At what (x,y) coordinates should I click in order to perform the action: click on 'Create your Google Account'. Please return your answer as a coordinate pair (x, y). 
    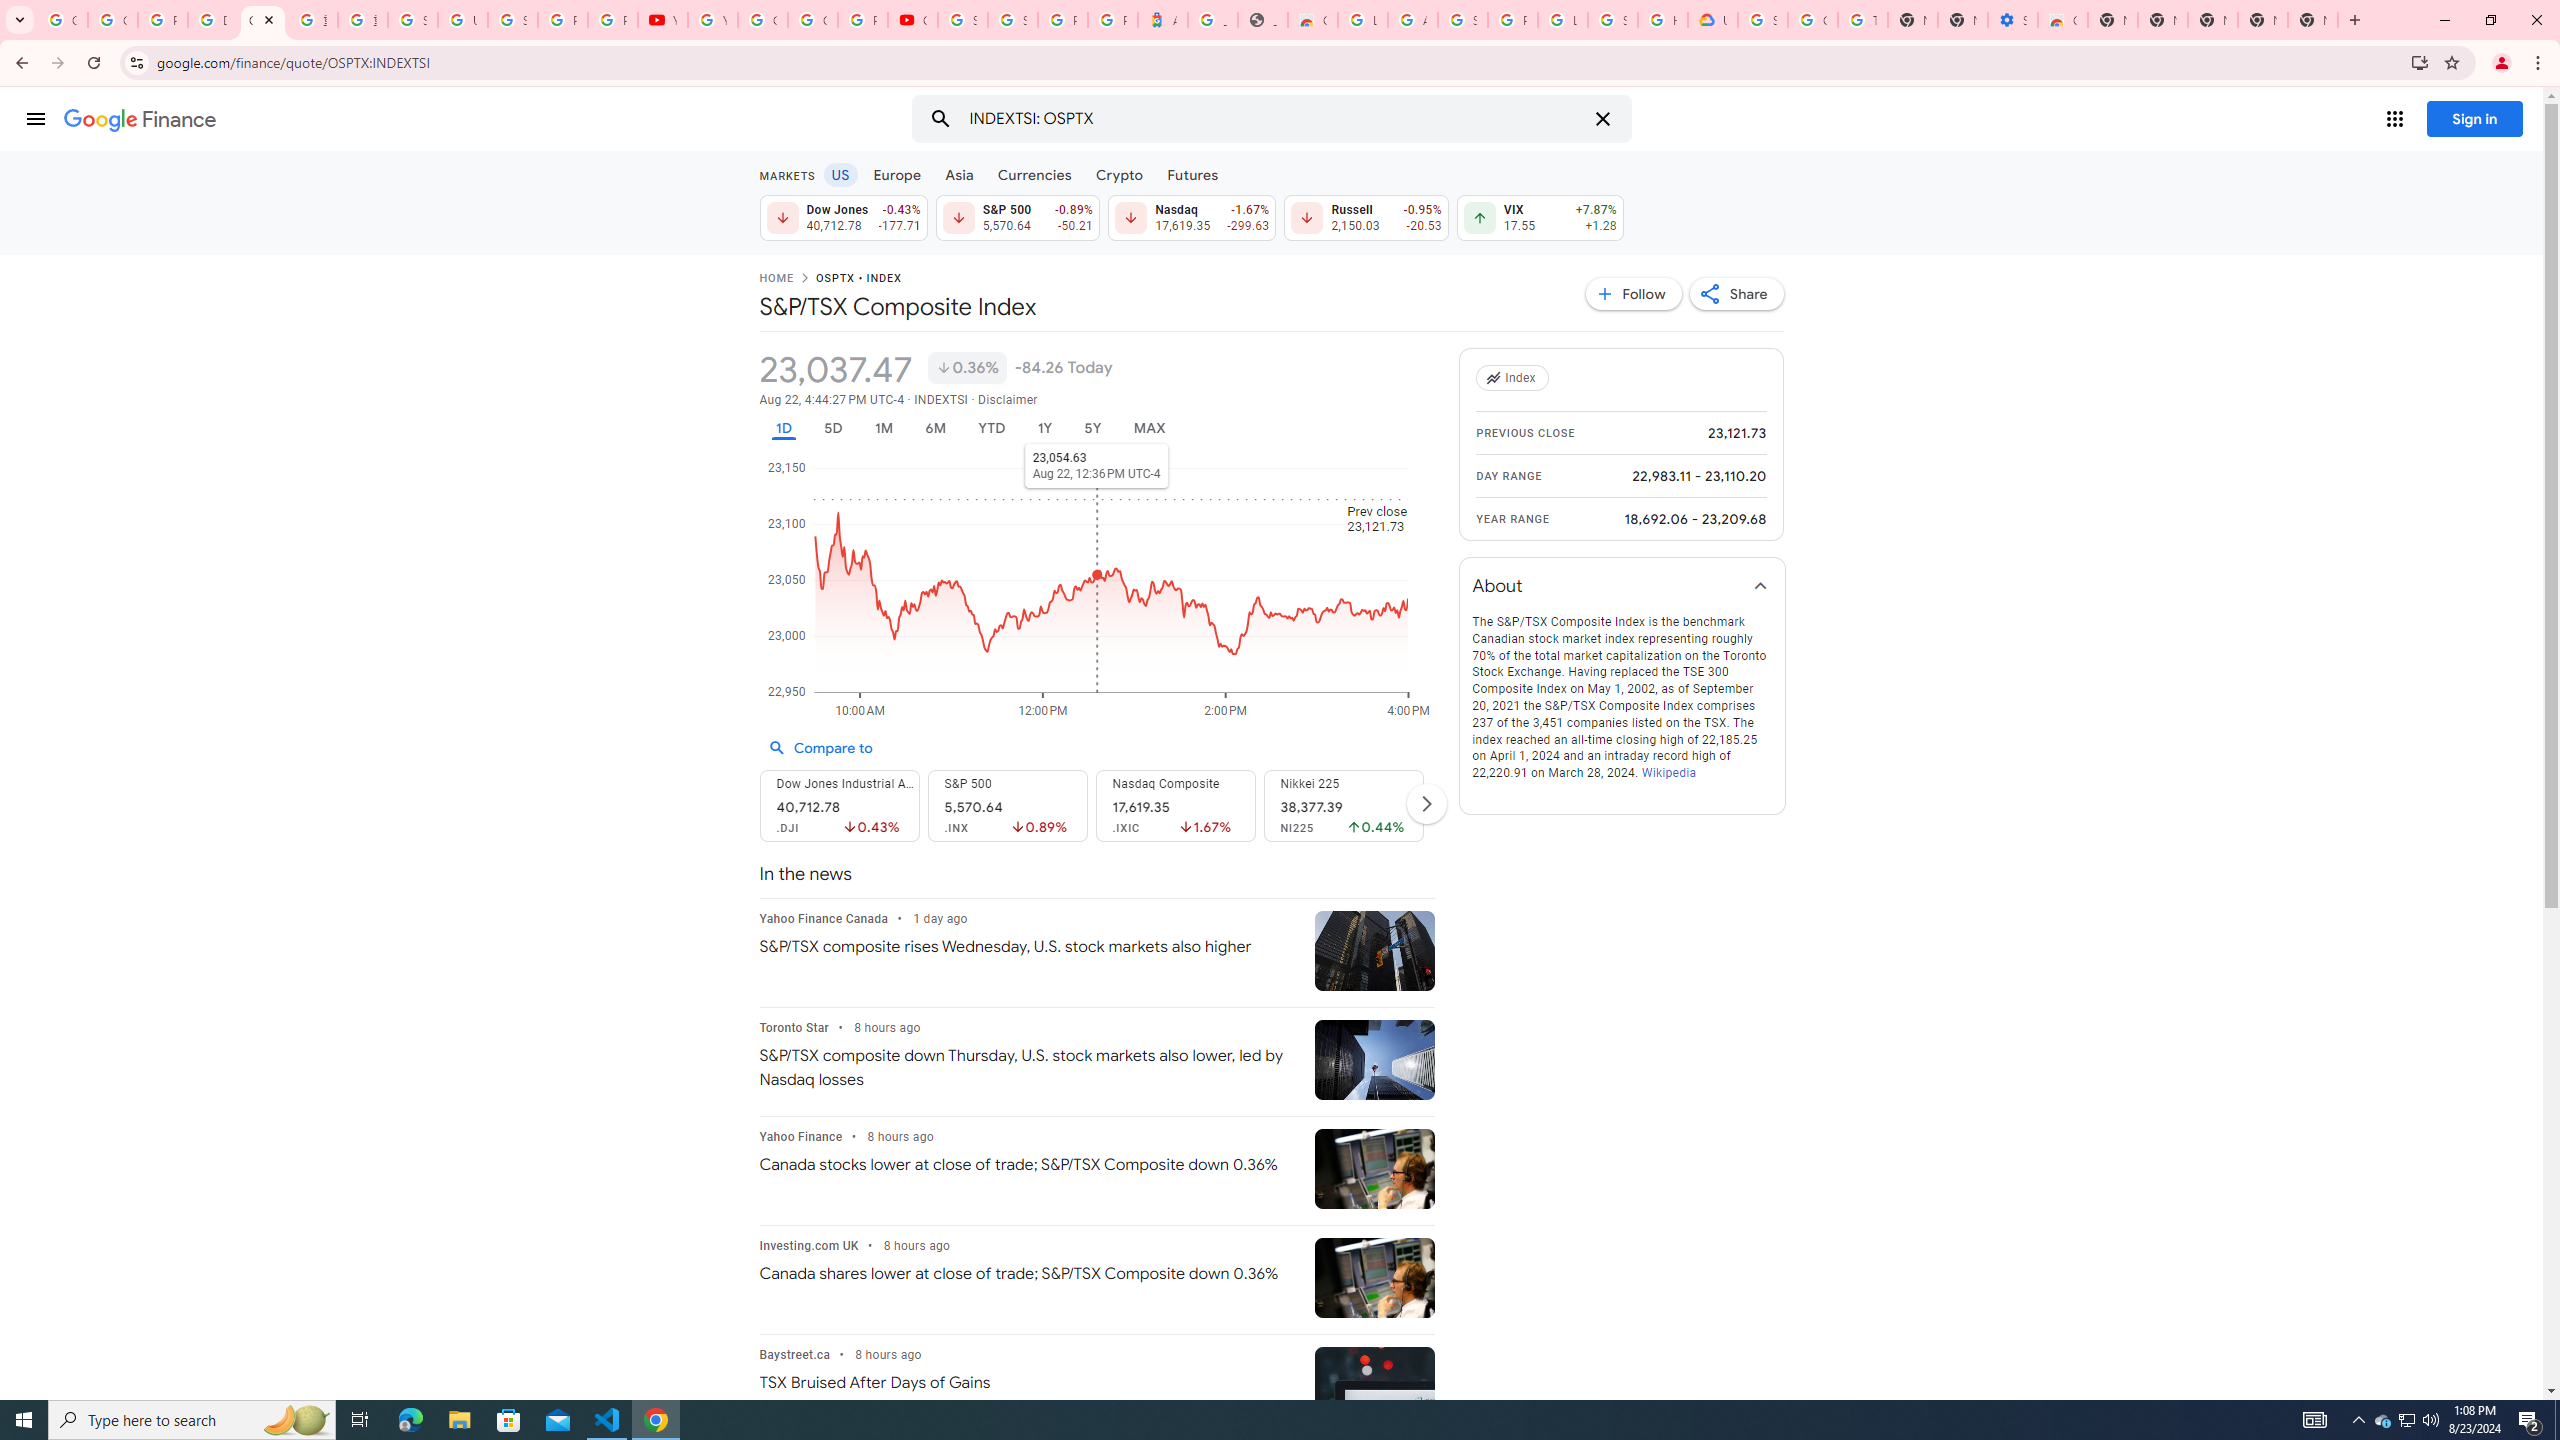
    Looking at the image, I should click on (811, 19).